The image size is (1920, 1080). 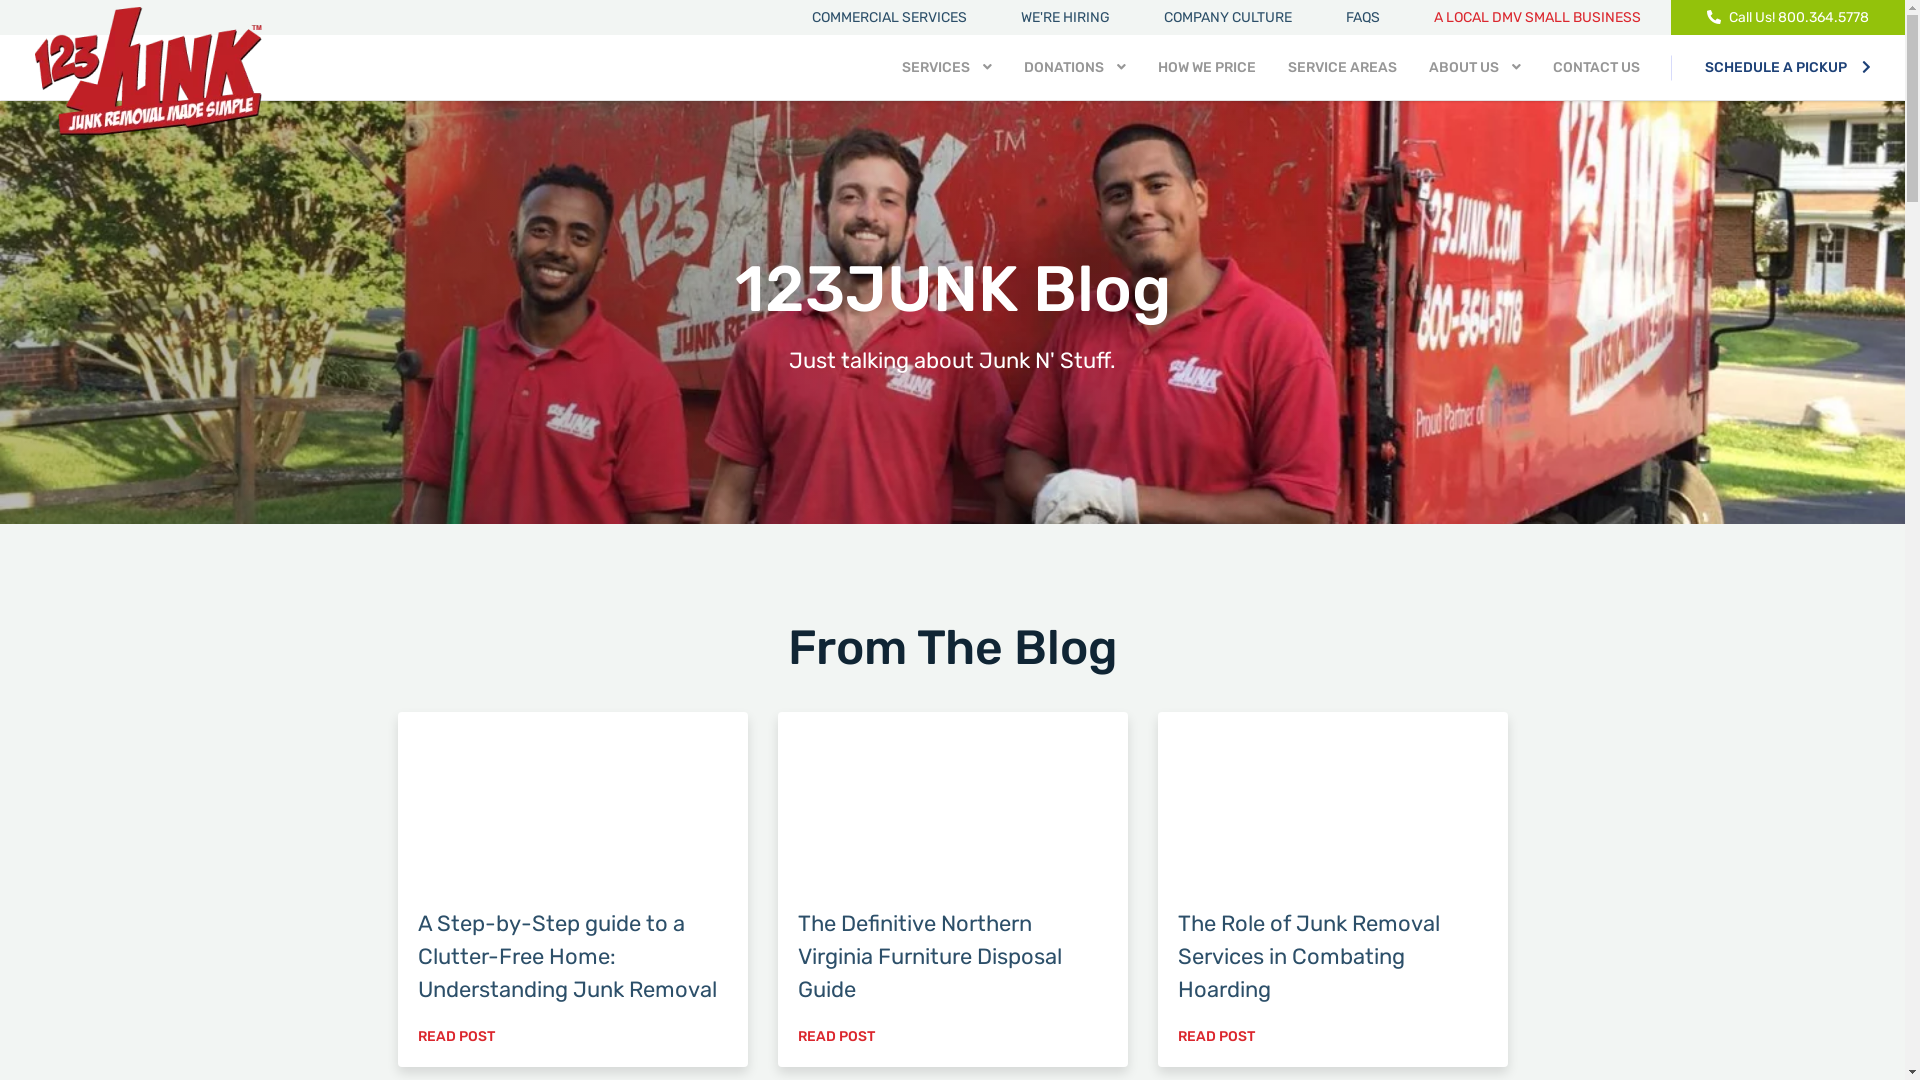 What do you see at coordinates (1205, 66) in the screenshot?
I see `'HOW WE PRICE'` at bounding box center [1205, 66].